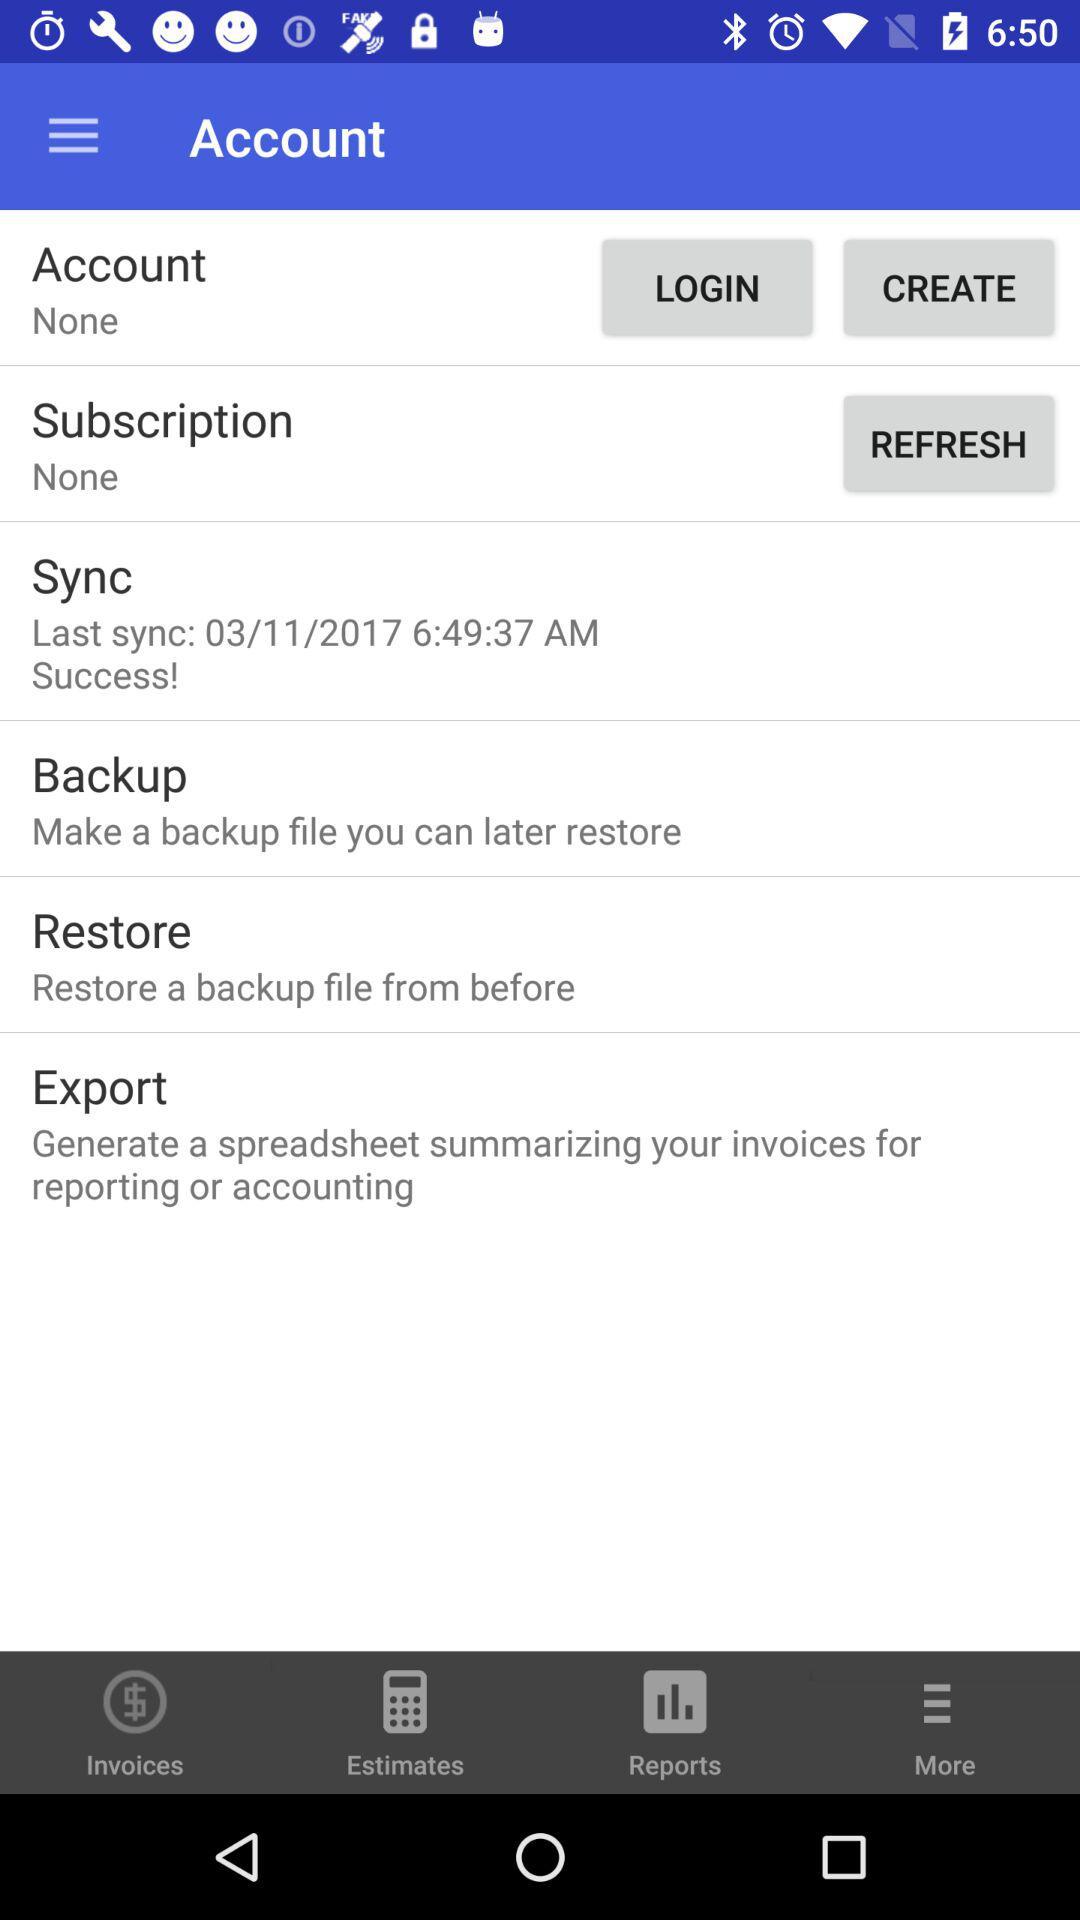  What do you see at coordinates (675, 1731) in the screenshot?
I see `the icon to the right of estimates icon` at bounding box center [675, 1731].